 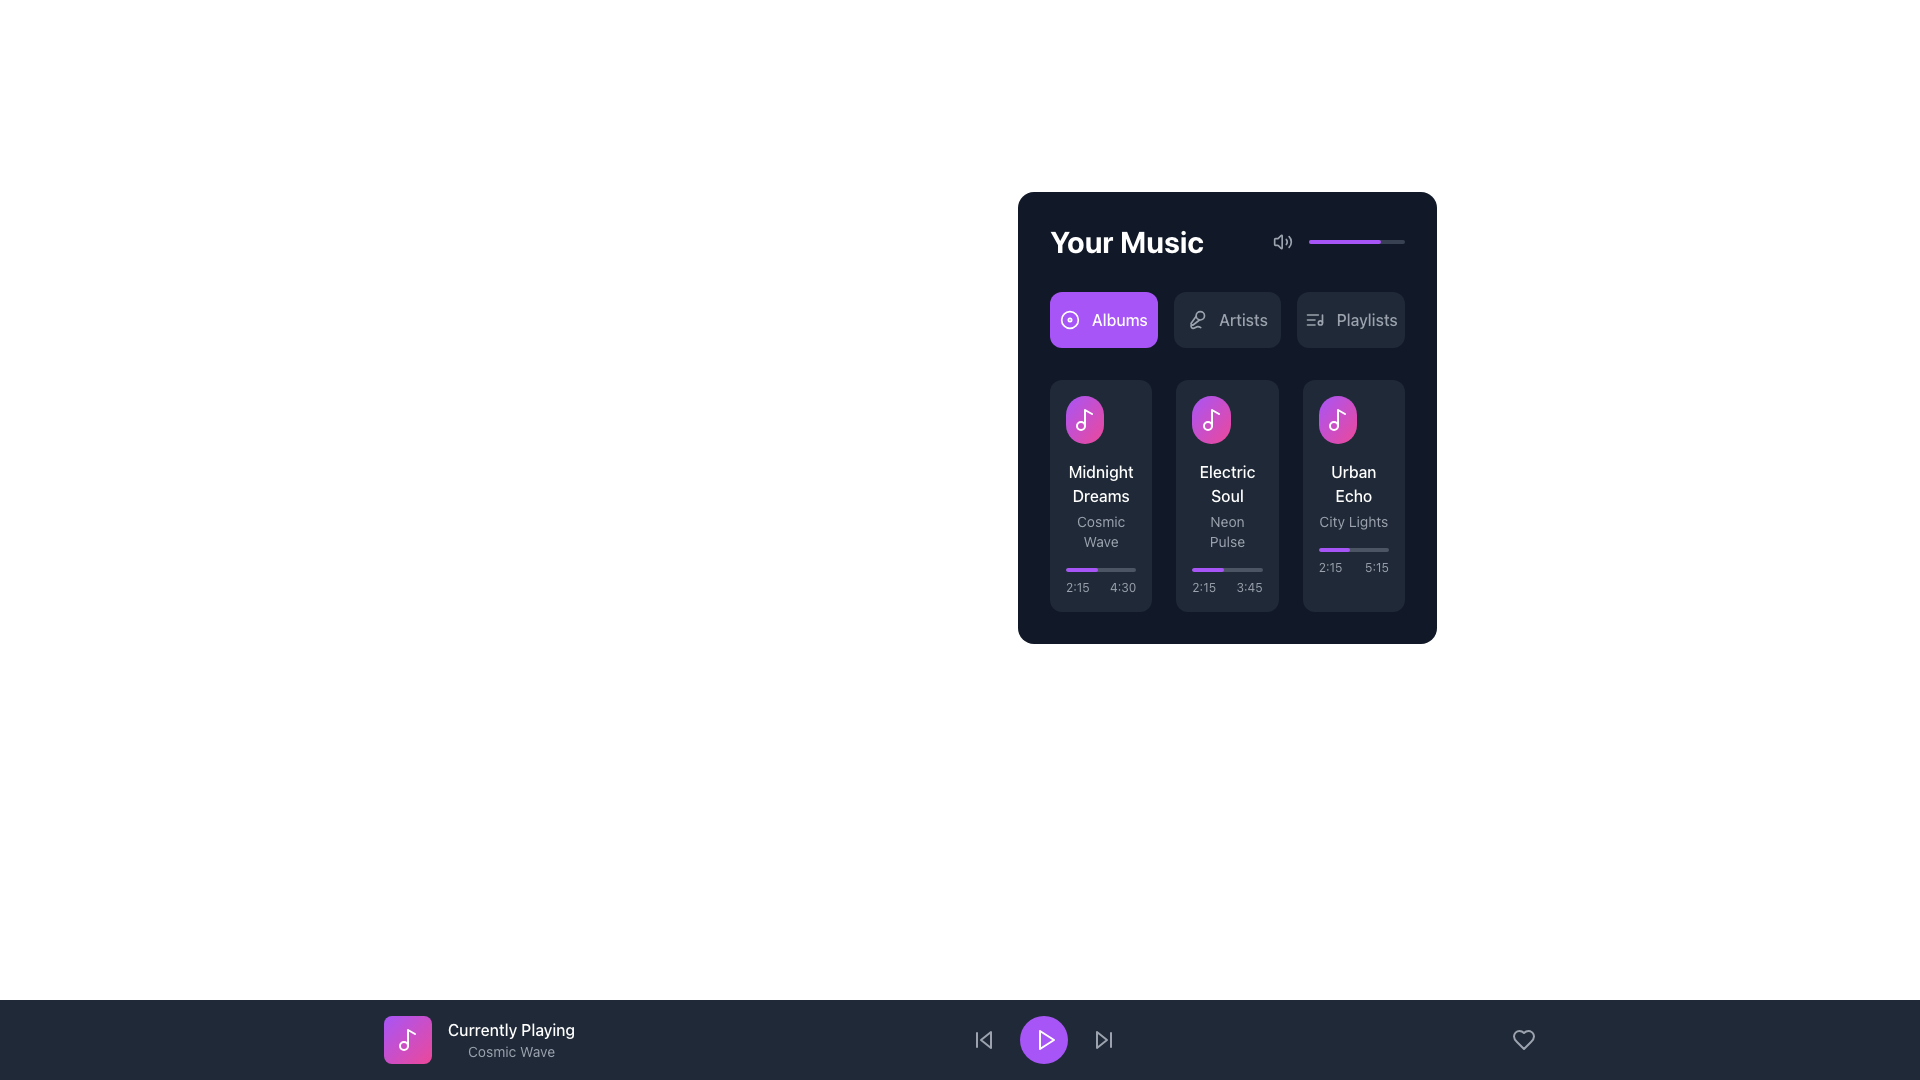 I want to click on the heart icon button located on the far right of the bottom horizontal bar to favorite the currently playing track, so click(x=1522, y=1039).